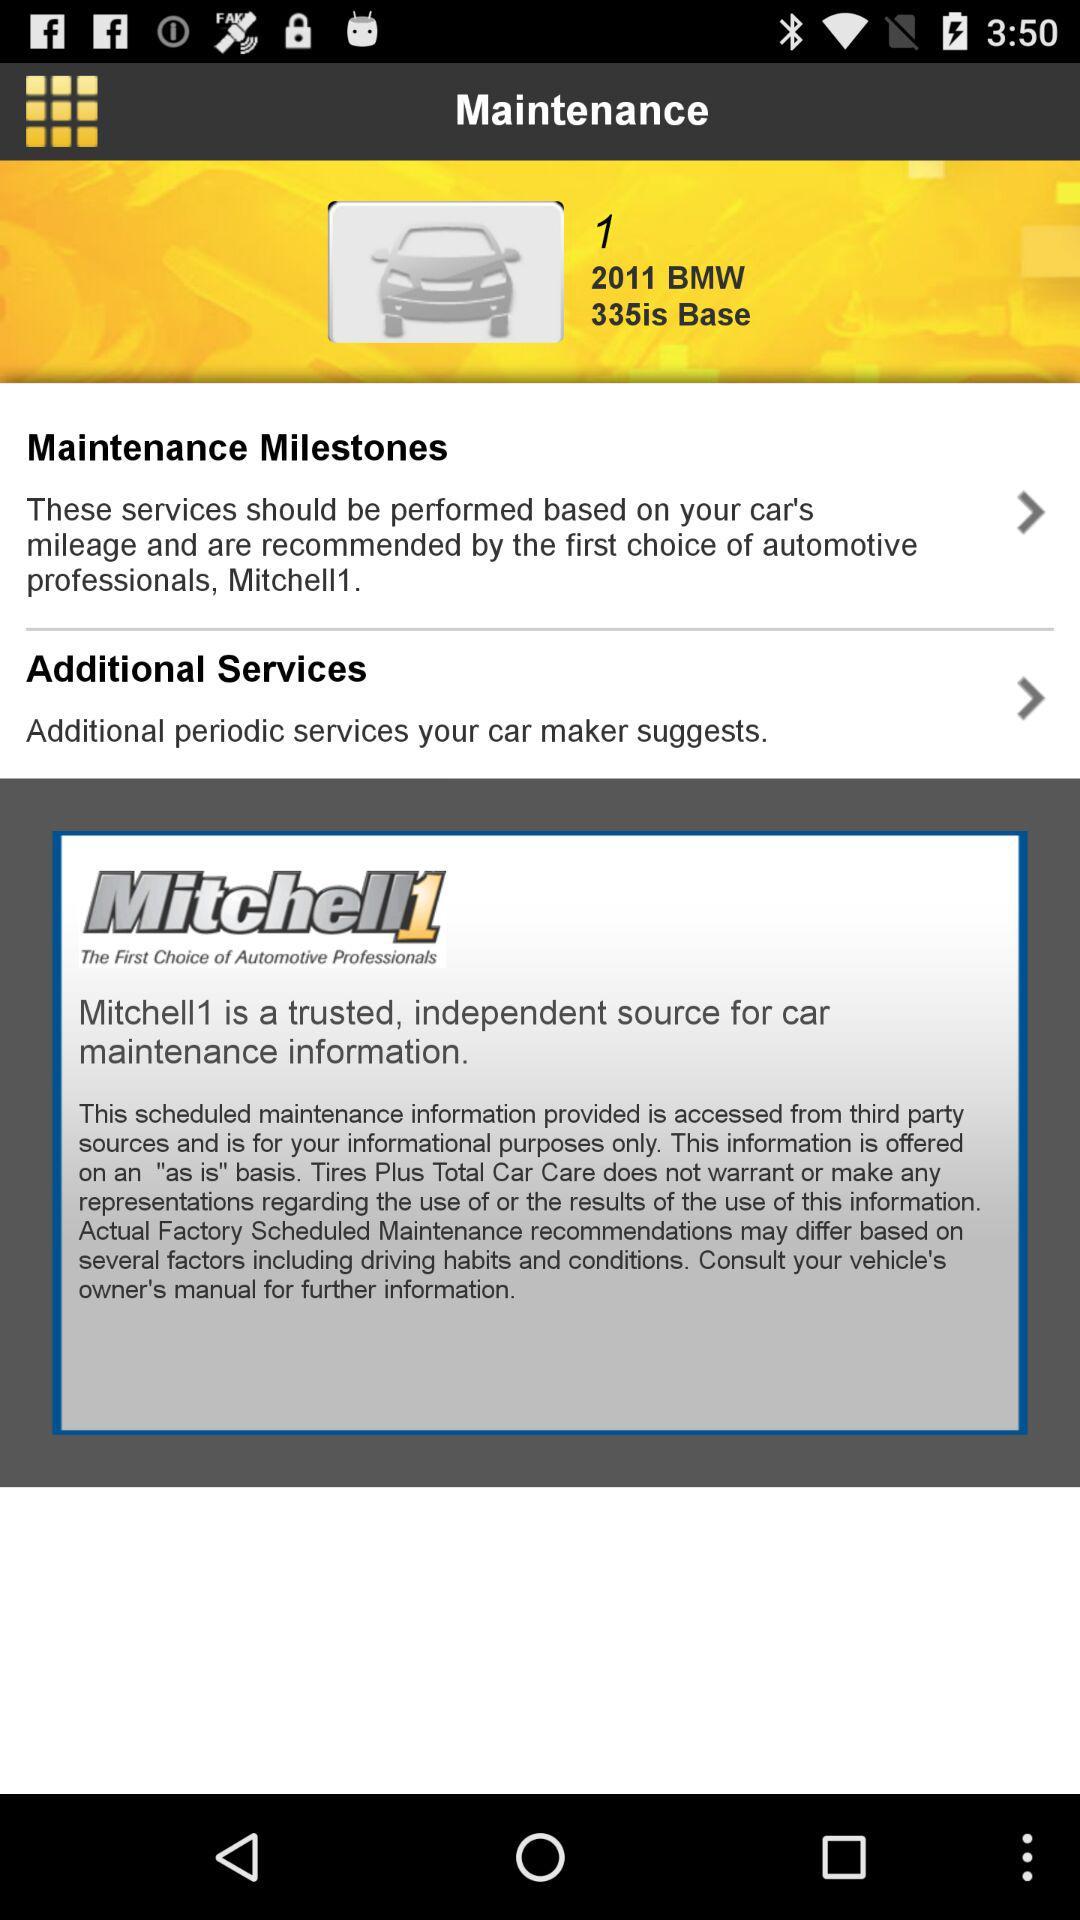  Describe the element at coordinates (444, 270) in the screenshot. I see `icon next to 1` at that location.